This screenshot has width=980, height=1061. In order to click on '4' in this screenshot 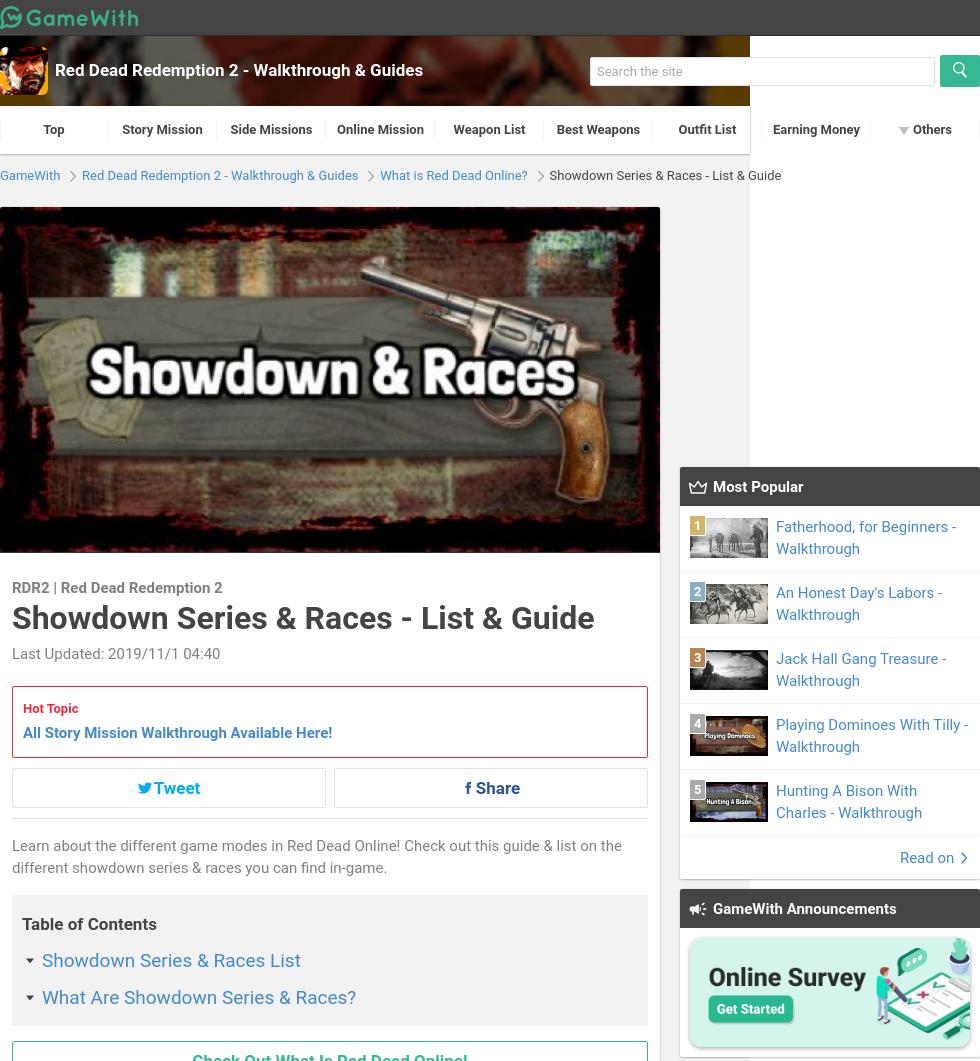, I will do `click(697, 722)`.